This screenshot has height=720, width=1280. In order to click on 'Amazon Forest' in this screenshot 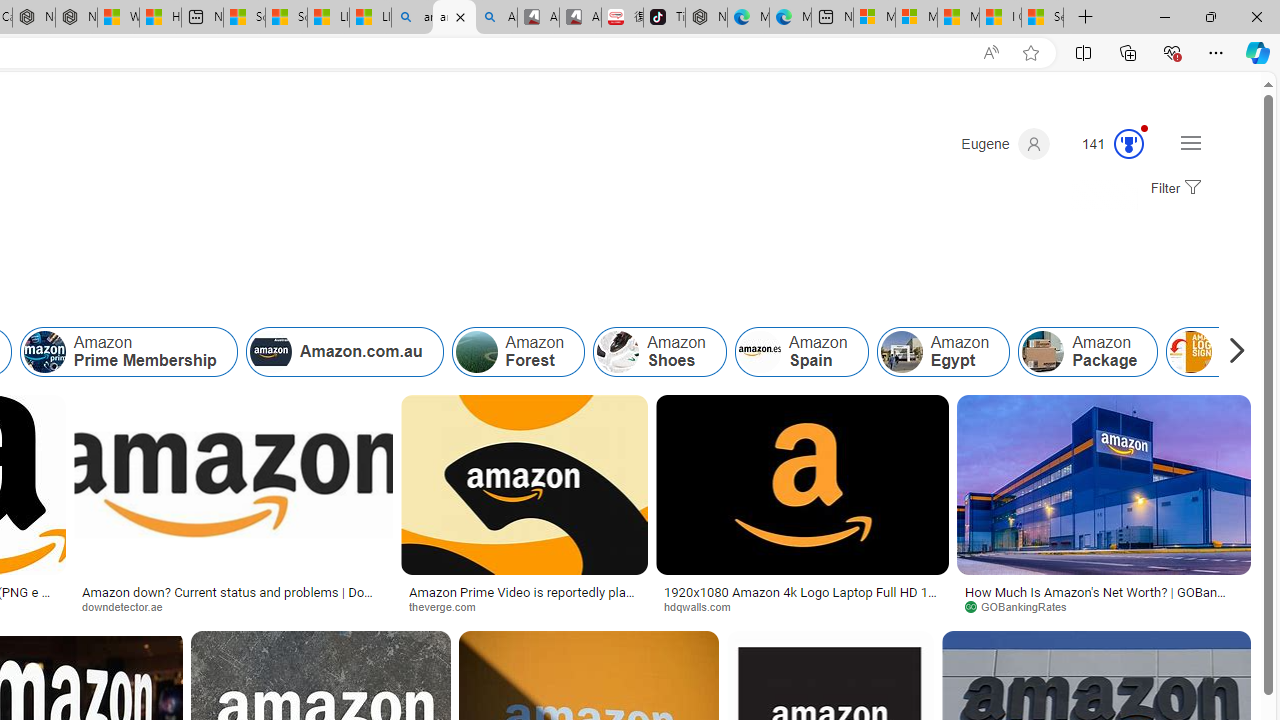, I will do `click(518, 351)`.